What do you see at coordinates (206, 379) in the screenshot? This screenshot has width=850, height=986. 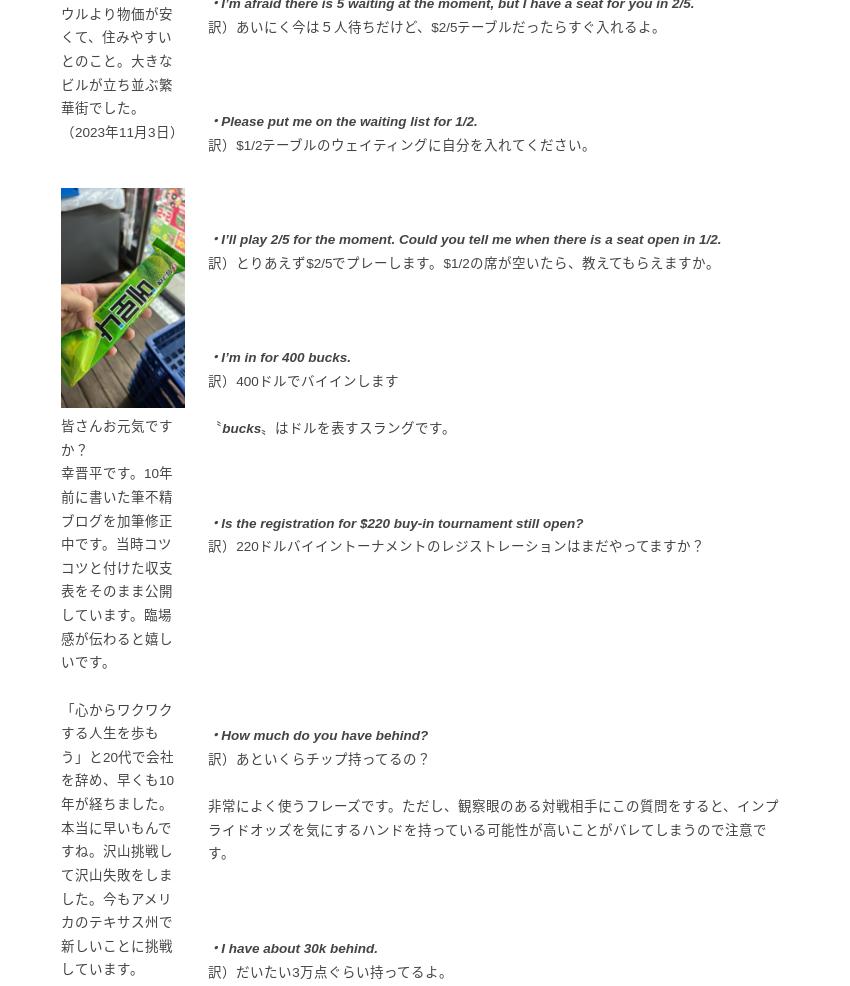 I see `'訳）400ドルでバイインします'` at bounding box center [206, 379].